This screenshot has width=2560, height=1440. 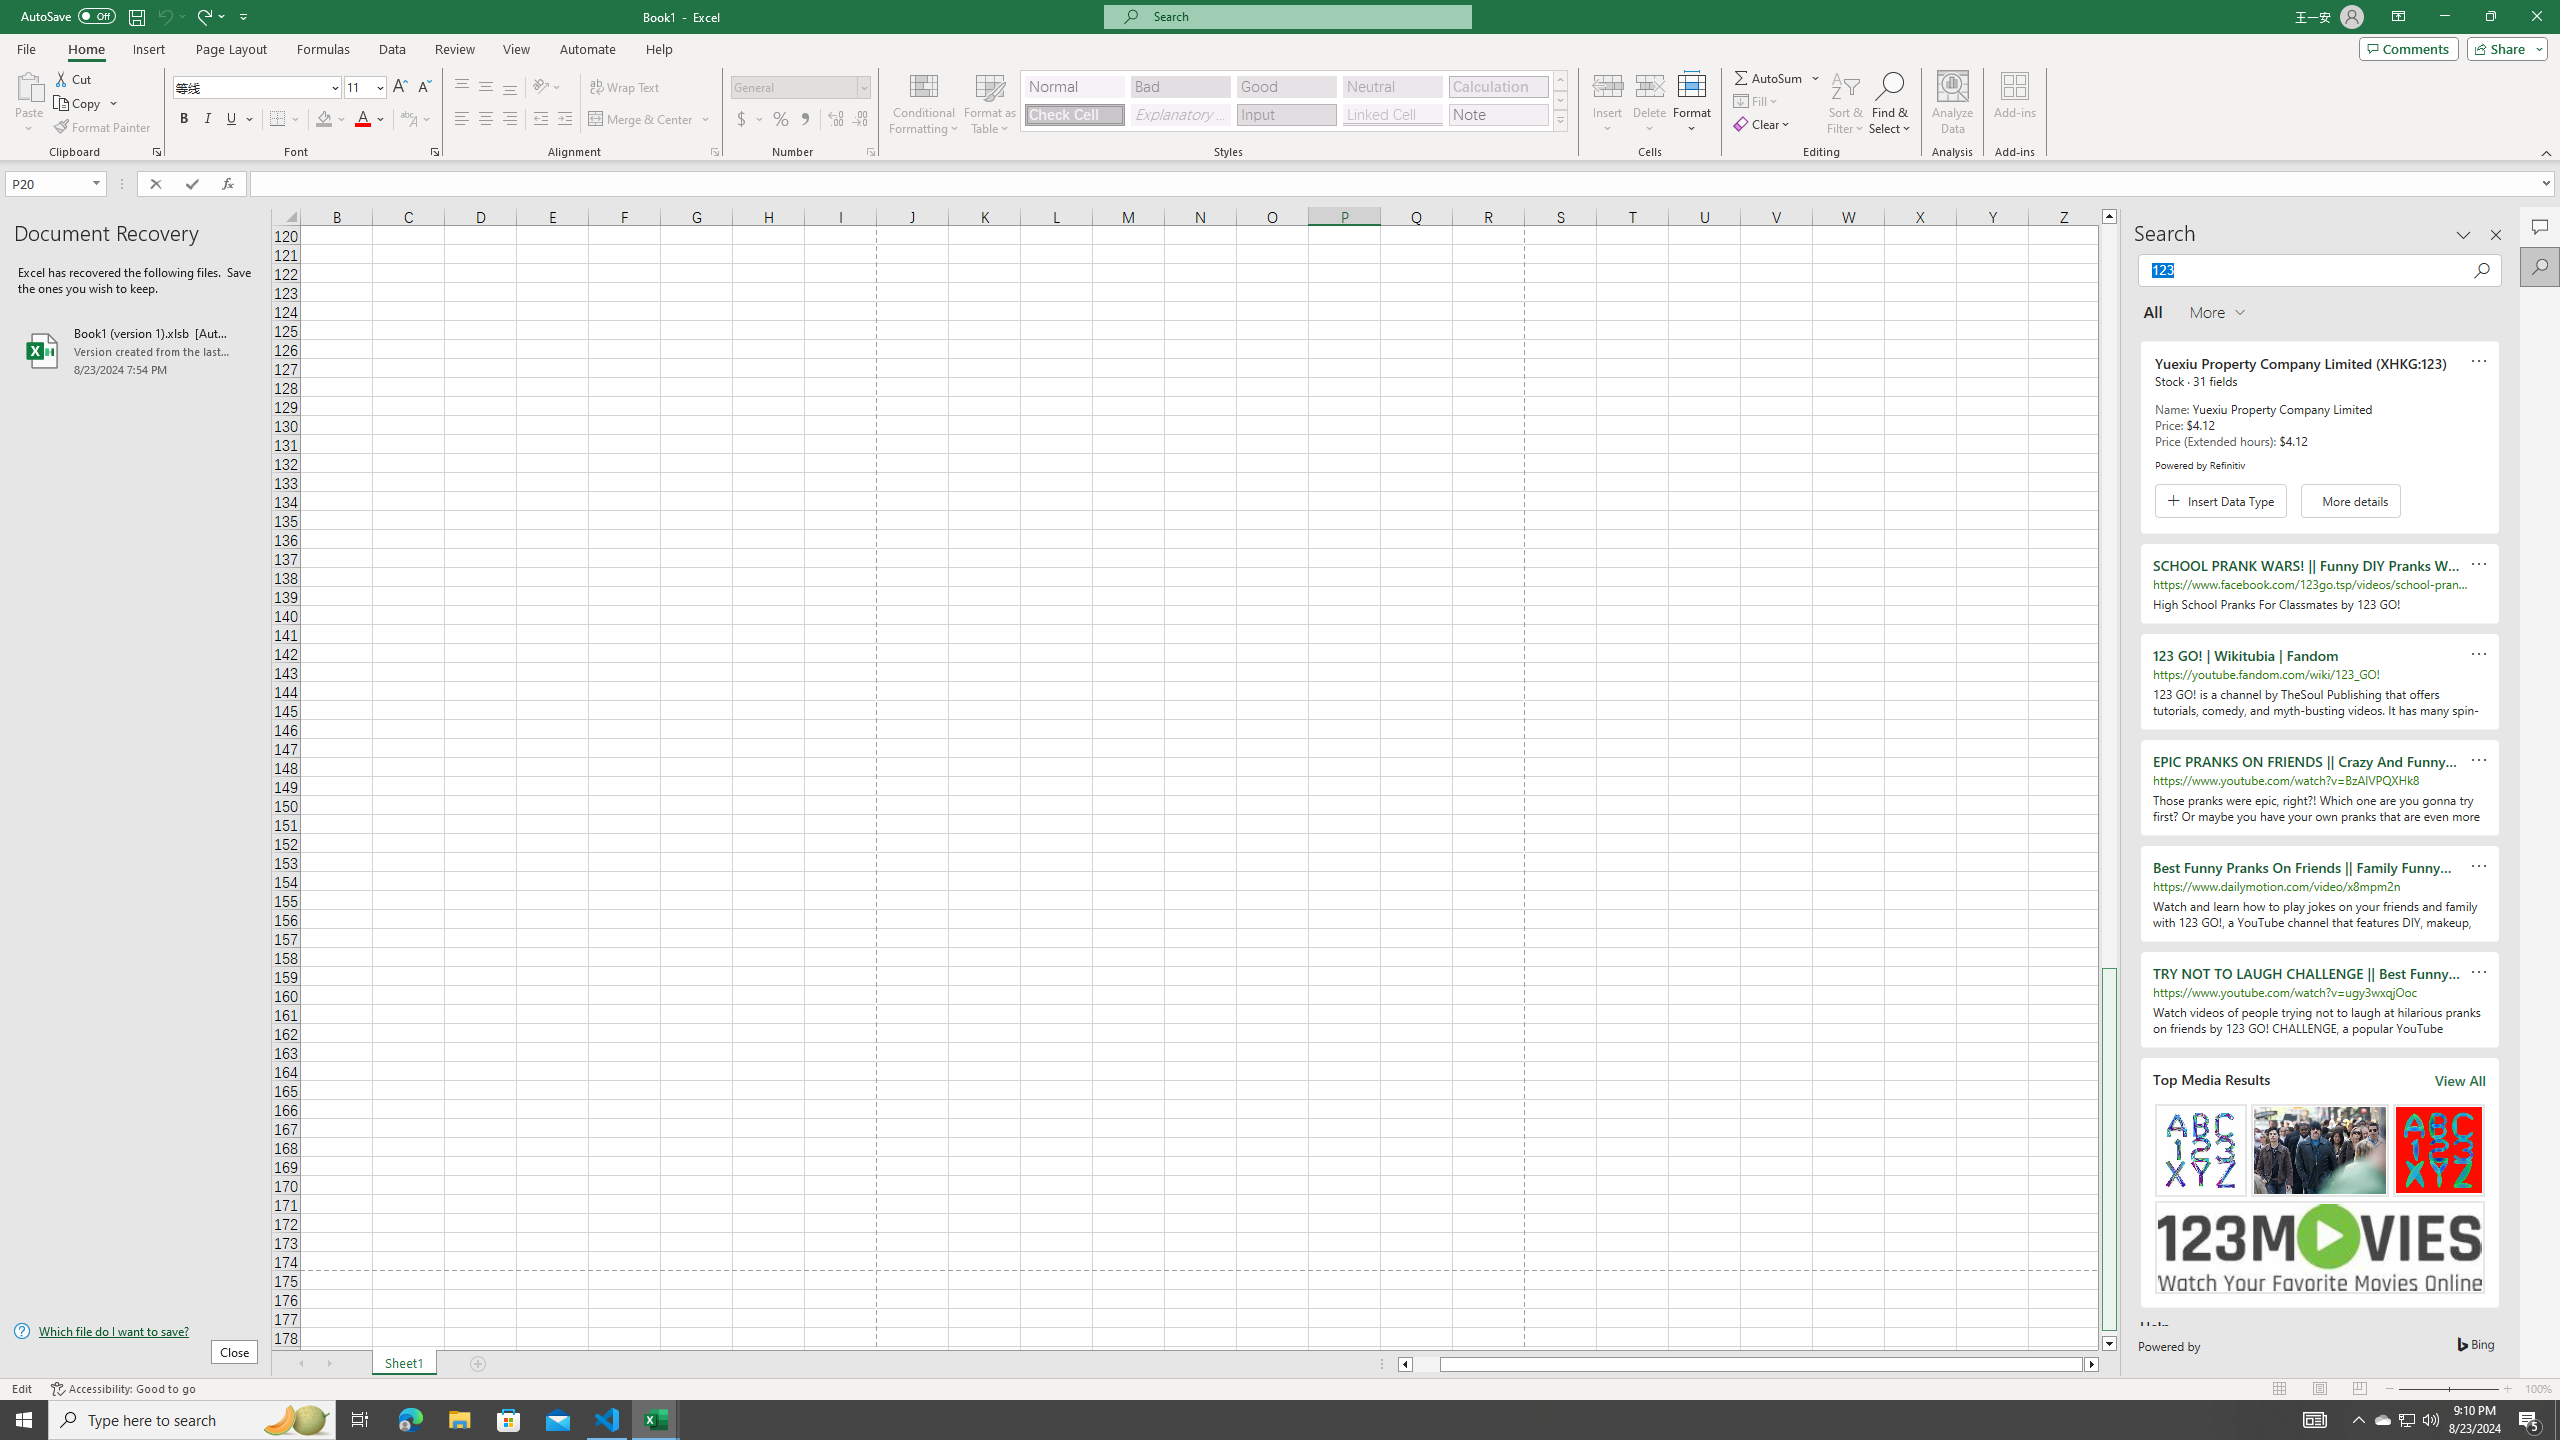 I want to click on 'Font Size', so click(x=363, y=87).